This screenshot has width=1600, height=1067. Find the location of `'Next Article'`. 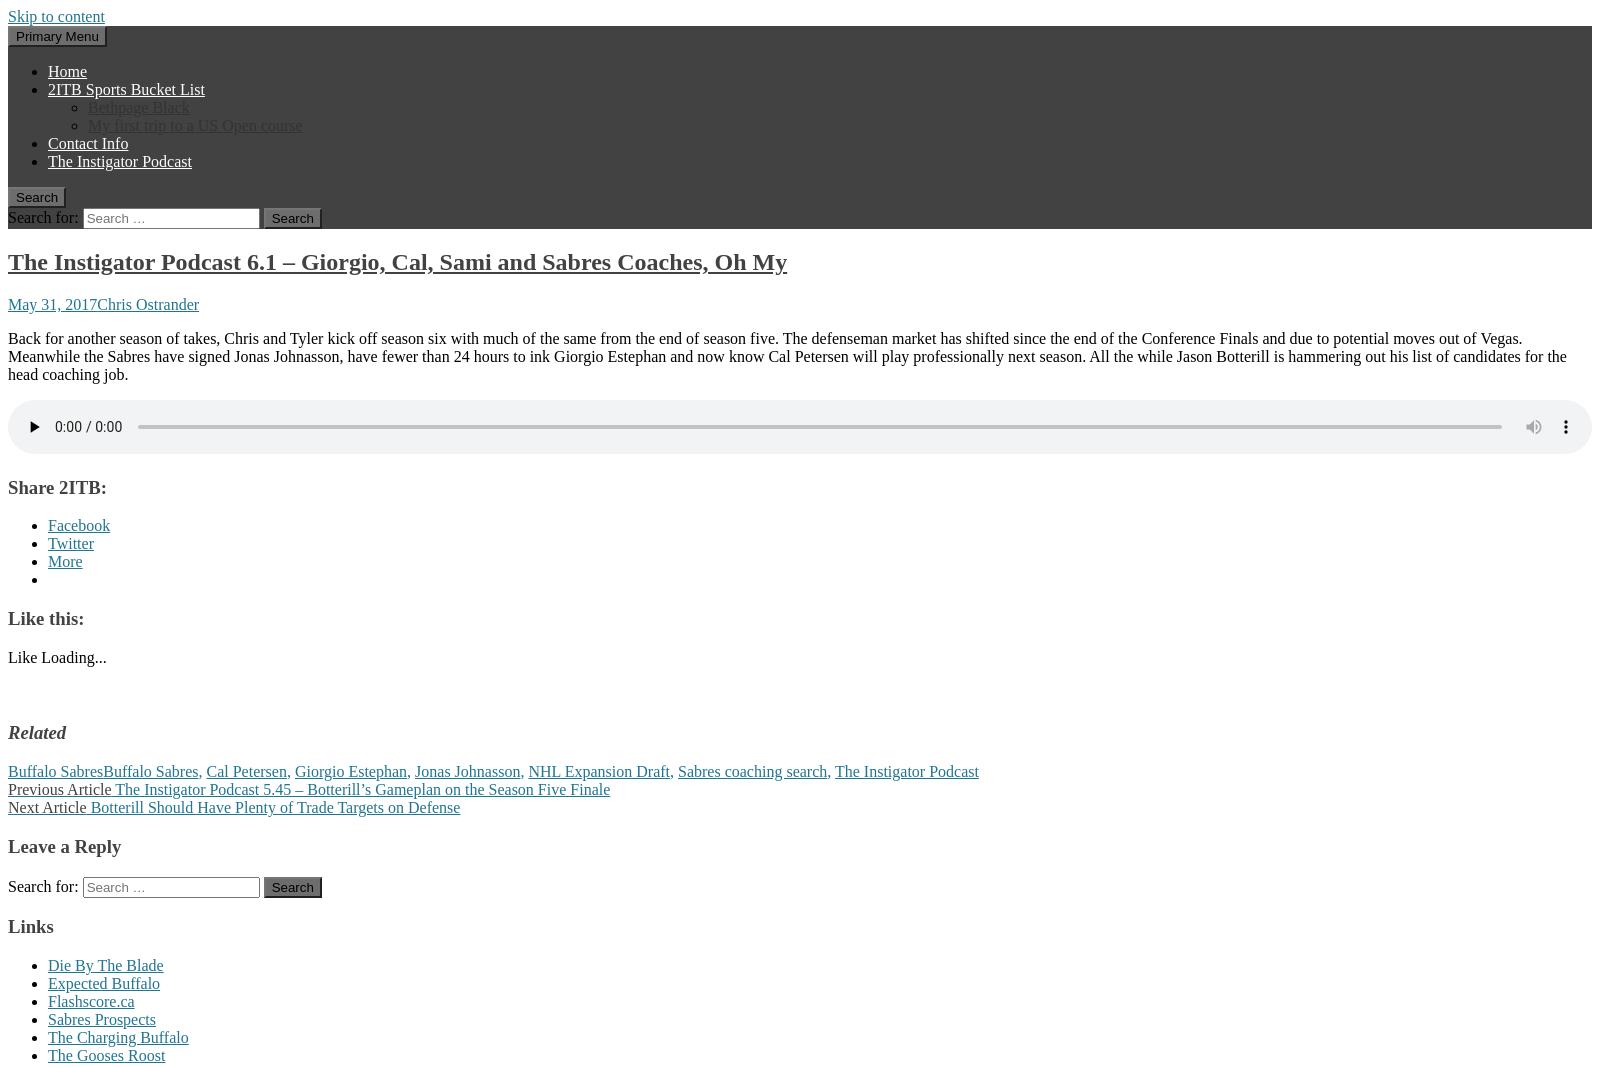

'Next Article' is located at coordinates (46, 806).